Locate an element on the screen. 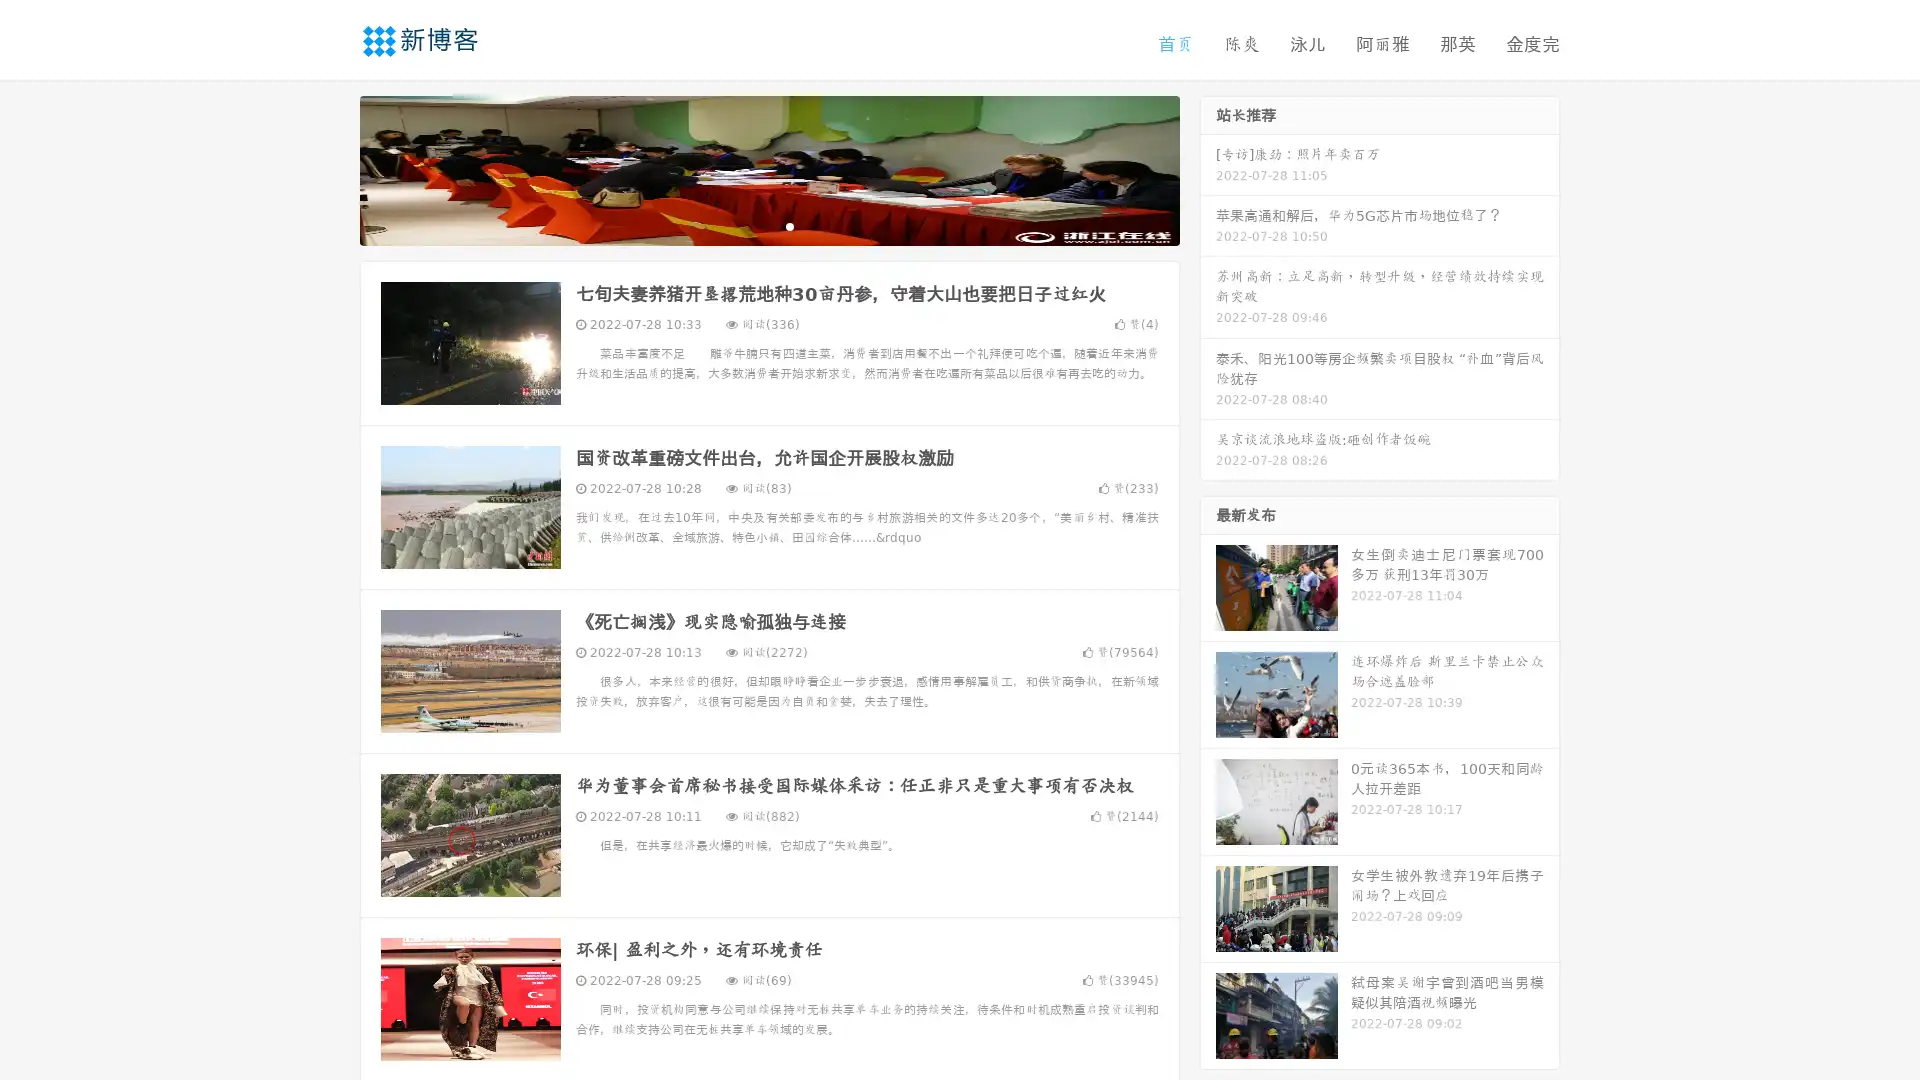 The height and width of the screenshot is (1080, 1920). Go to slide 2 is located at coordinates (768, 225).